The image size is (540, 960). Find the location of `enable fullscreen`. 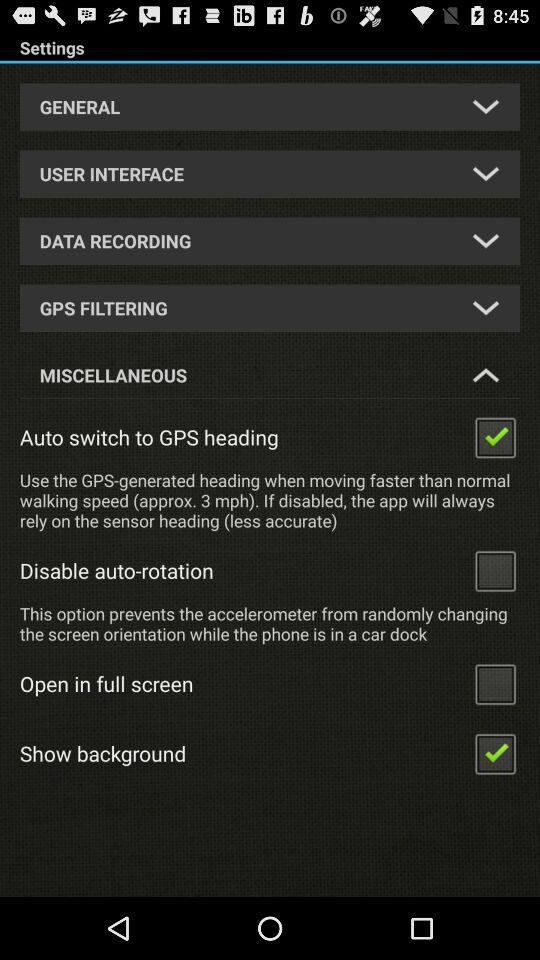

enable fullscreen is located at coordinates (494, 683).